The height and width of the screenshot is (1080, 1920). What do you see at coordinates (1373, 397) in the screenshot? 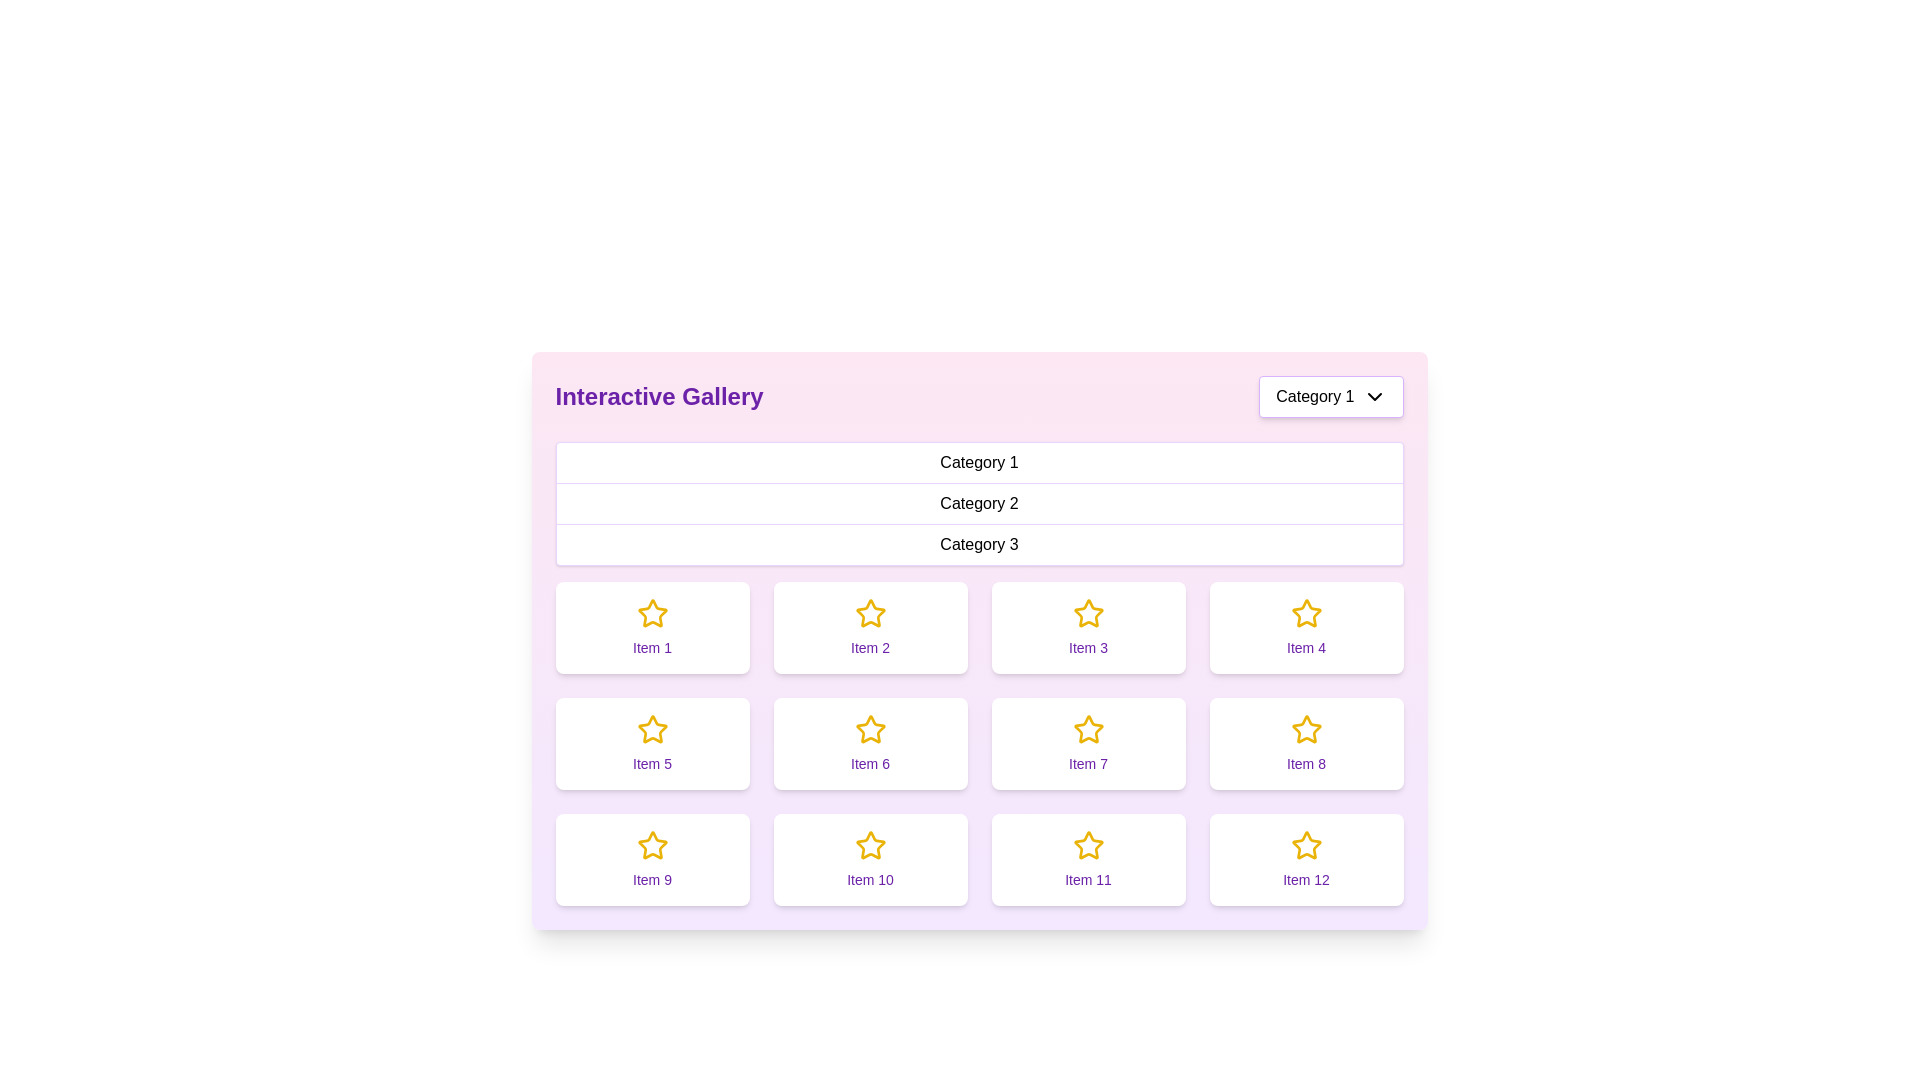
I see `the chevron icon of the 'Category 1' dropdown toggle` at bounding box center [1373, 397].